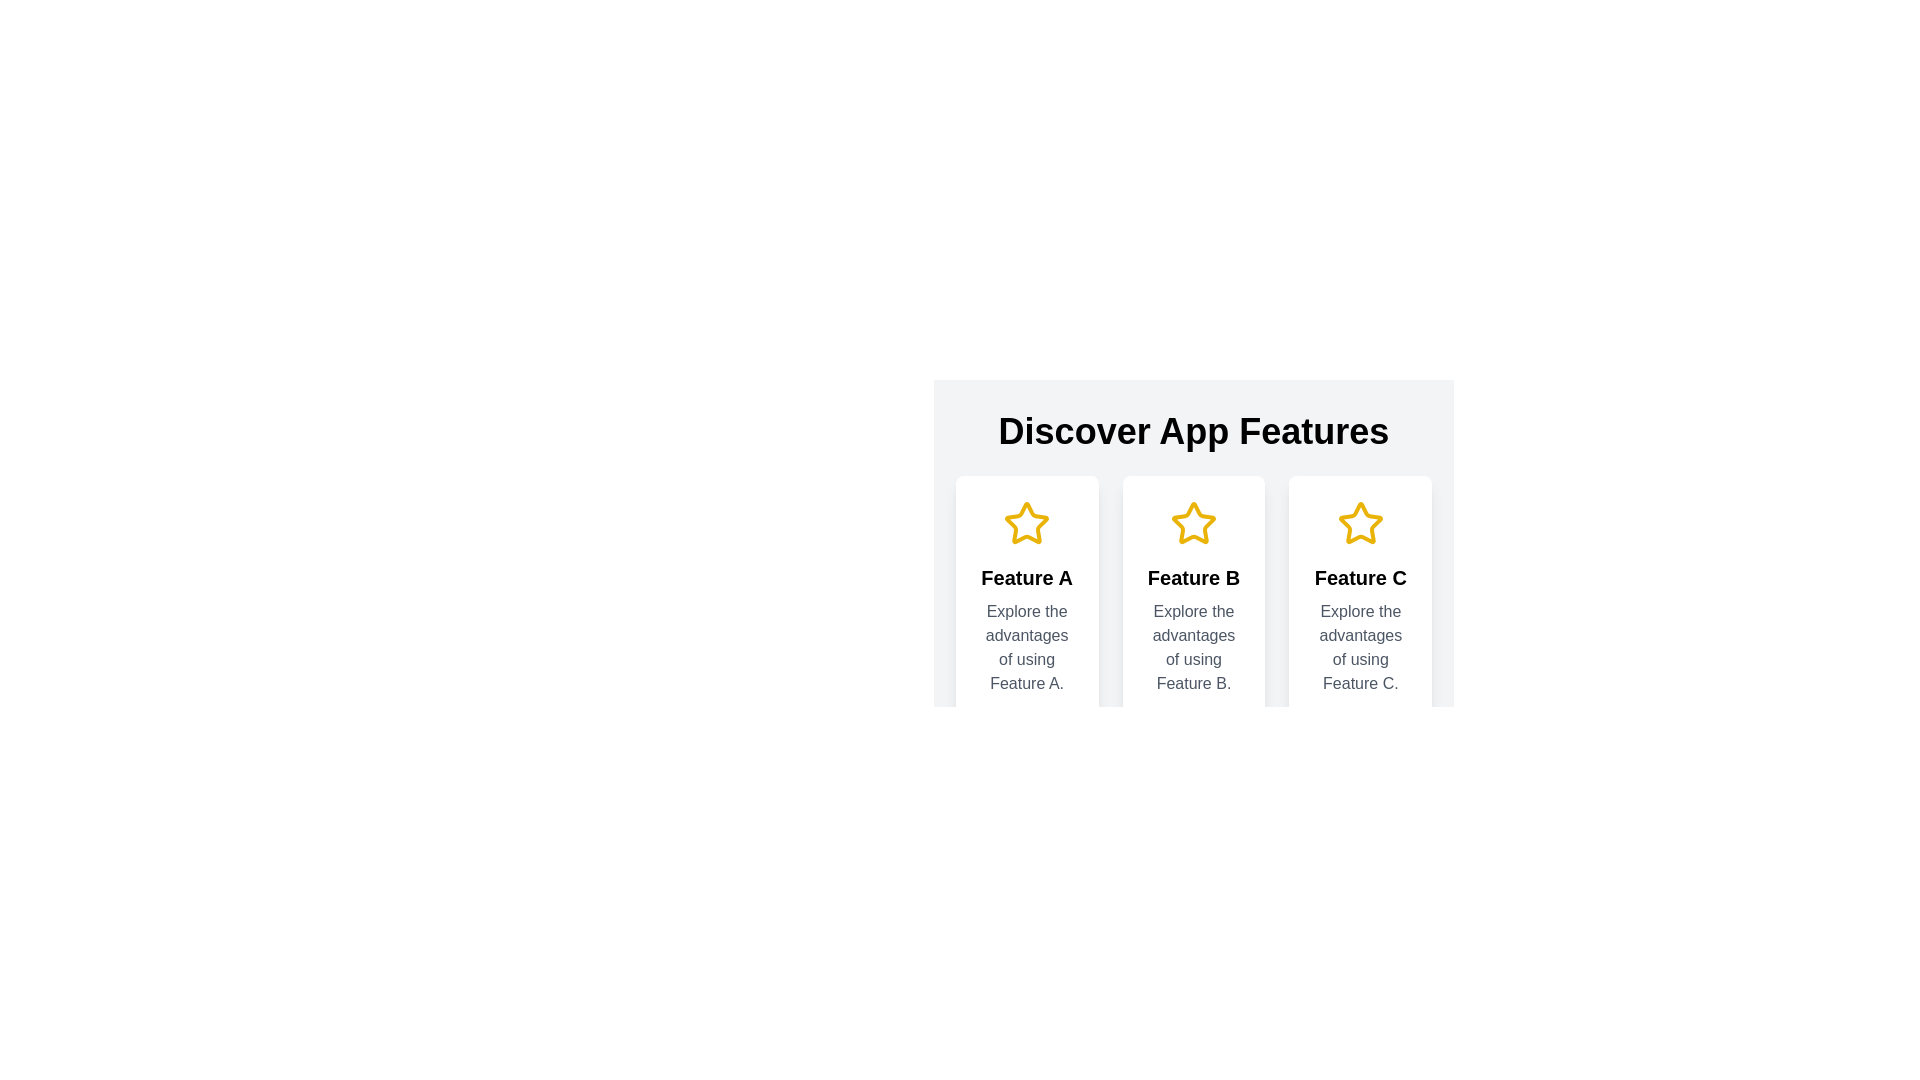  Describe the element at coordinates (1360, 578) in the screenshot. I see `the bold text label 'Feature C'` at that location.